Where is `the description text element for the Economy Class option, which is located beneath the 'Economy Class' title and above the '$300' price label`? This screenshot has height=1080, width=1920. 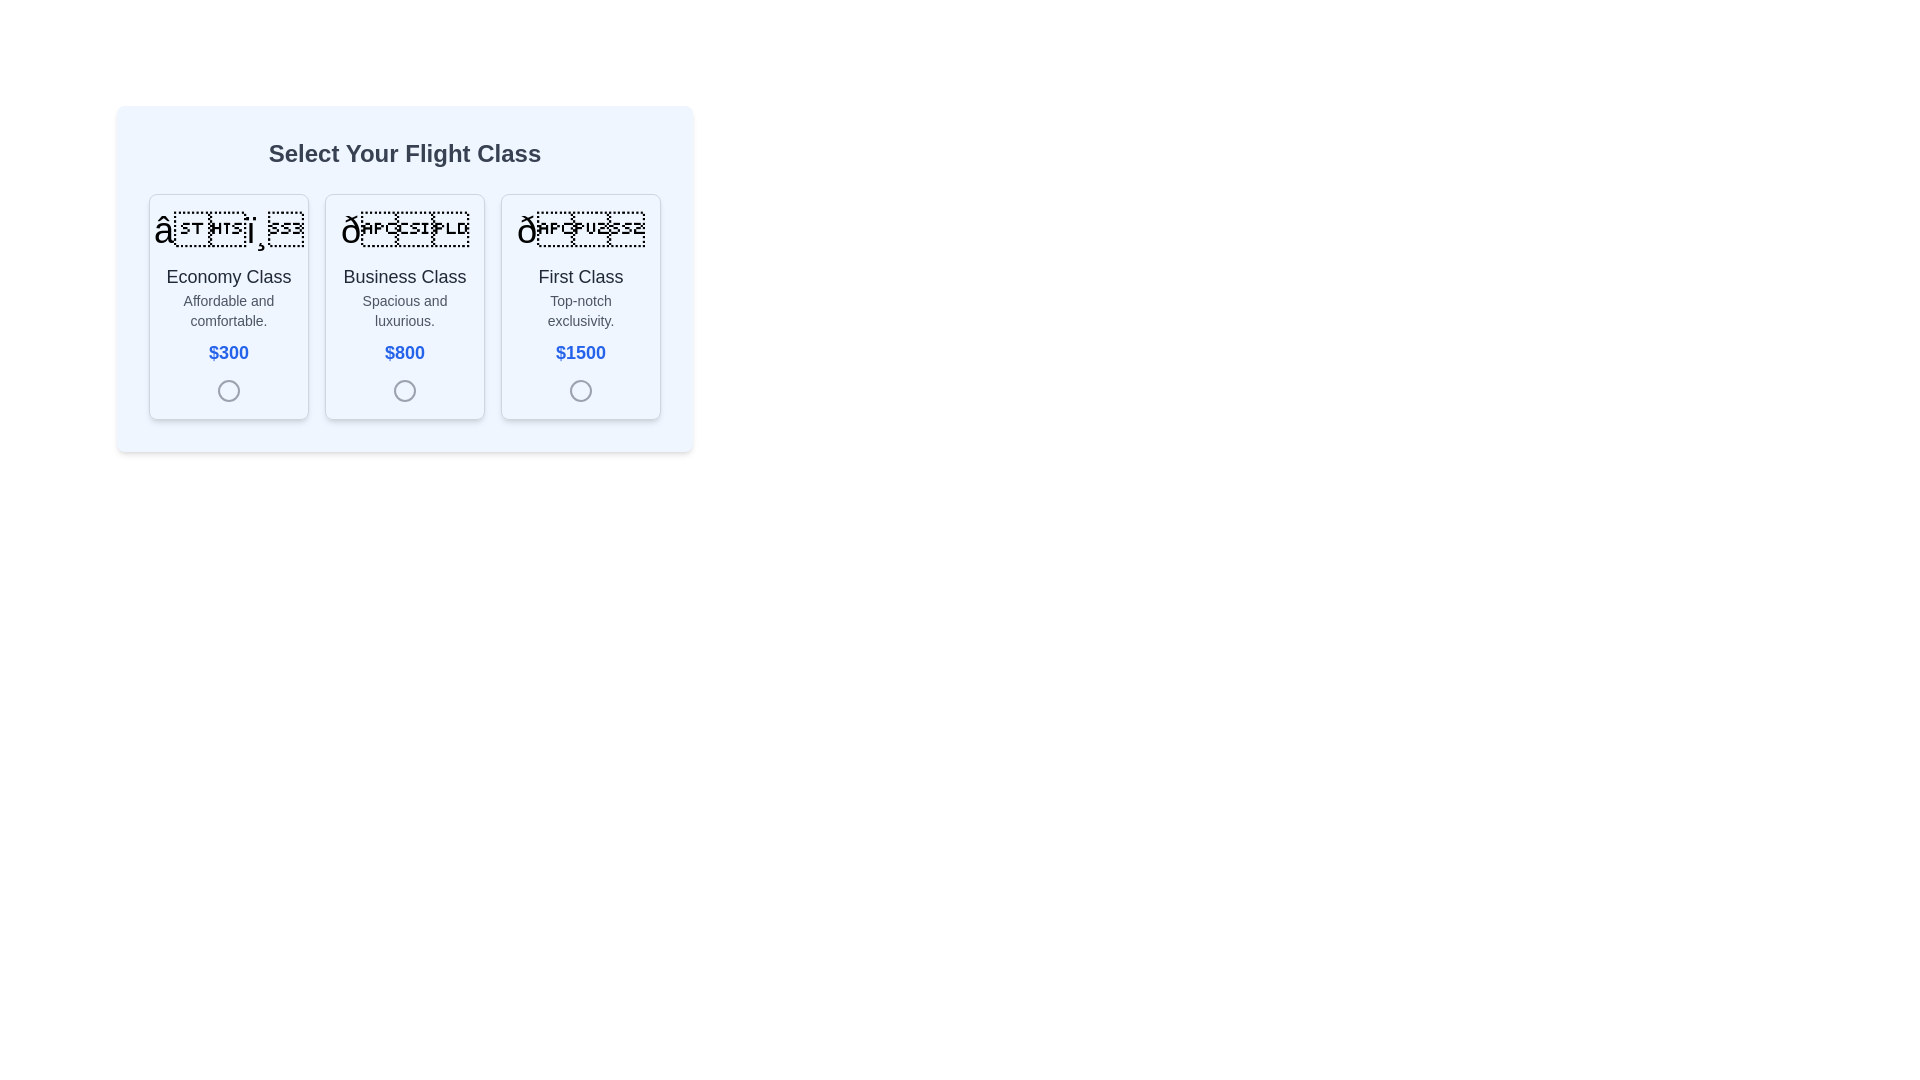
the description text element for the Economy Class option, which is located beneath the 'Economy Class' title and above the '$300' price label is located at coordinates (229, 311).